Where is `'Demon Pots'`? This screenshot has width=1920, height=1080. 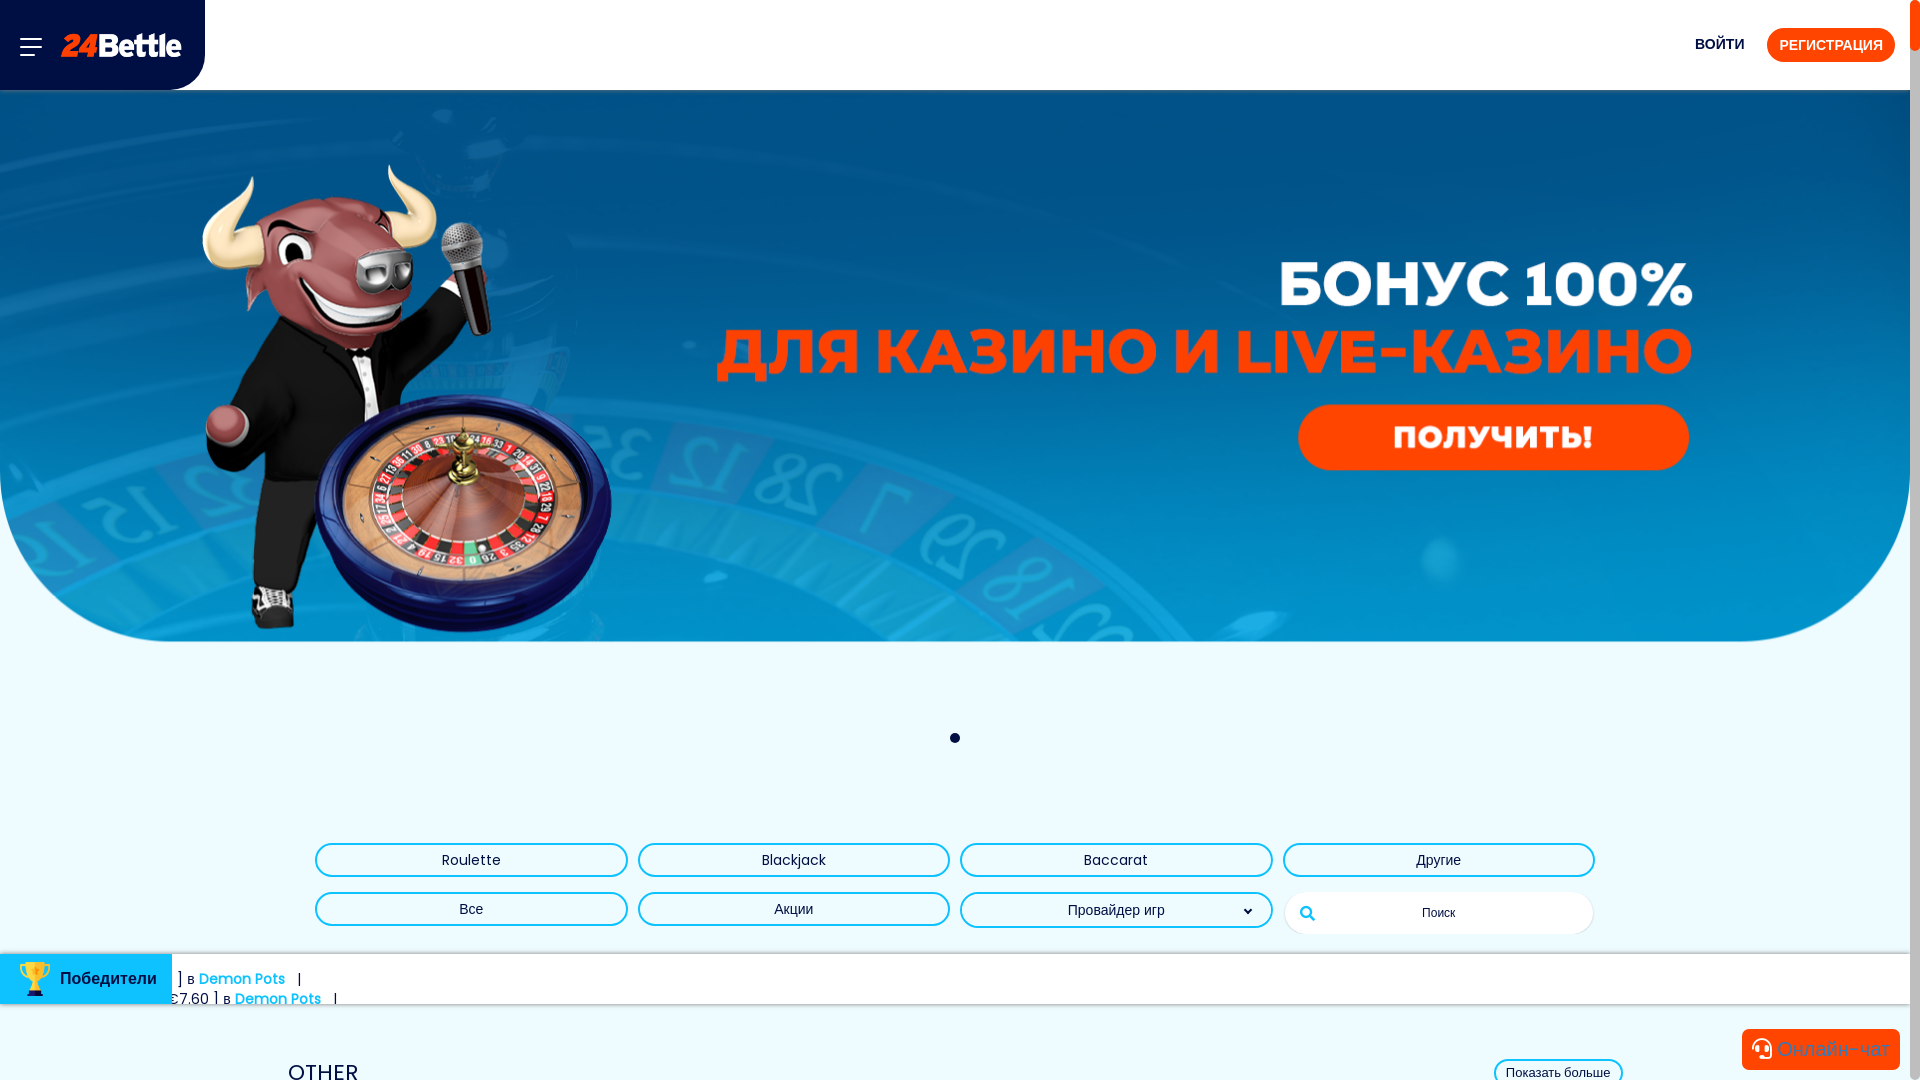 'Demon Pots' is located at coordinates (240, 978).